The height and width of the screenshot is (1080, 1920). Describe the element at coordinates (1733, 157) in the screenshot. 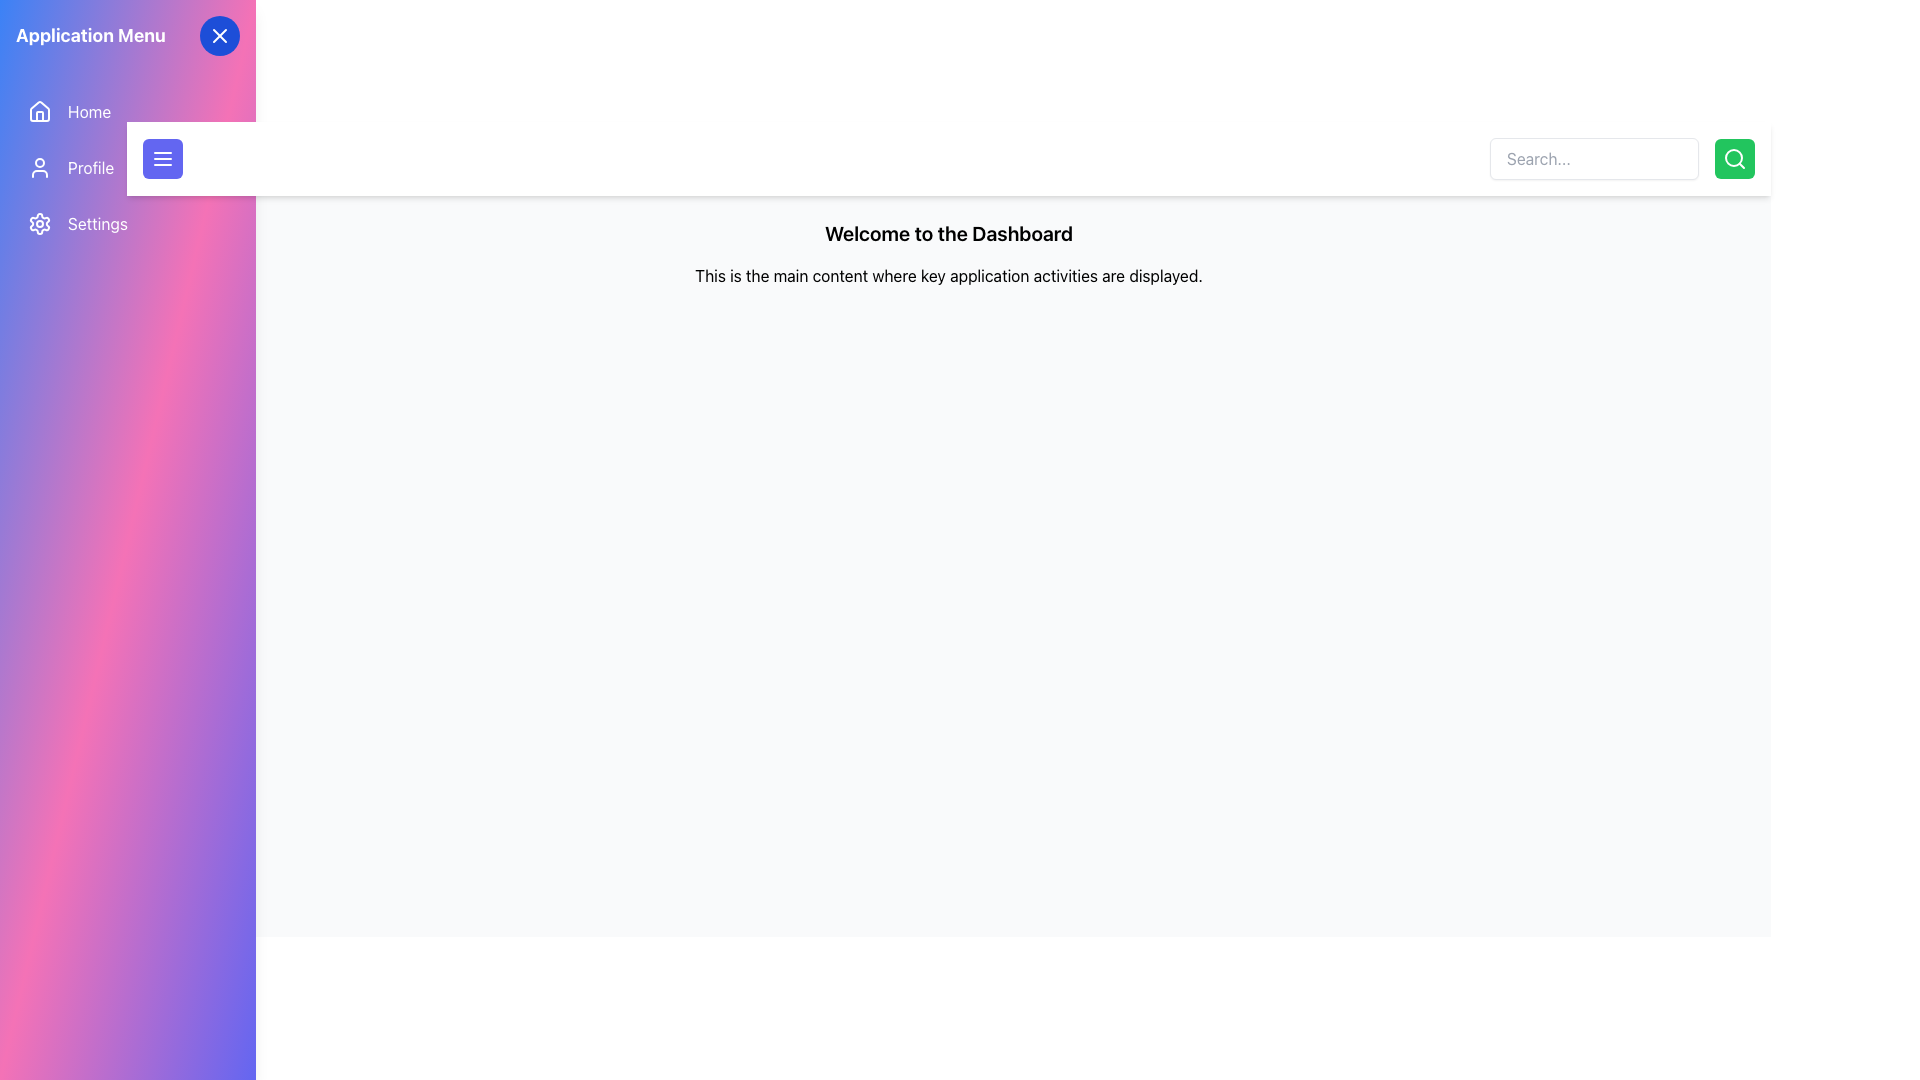

I see `the search icon located at the top-right corner of the interface` at that location.